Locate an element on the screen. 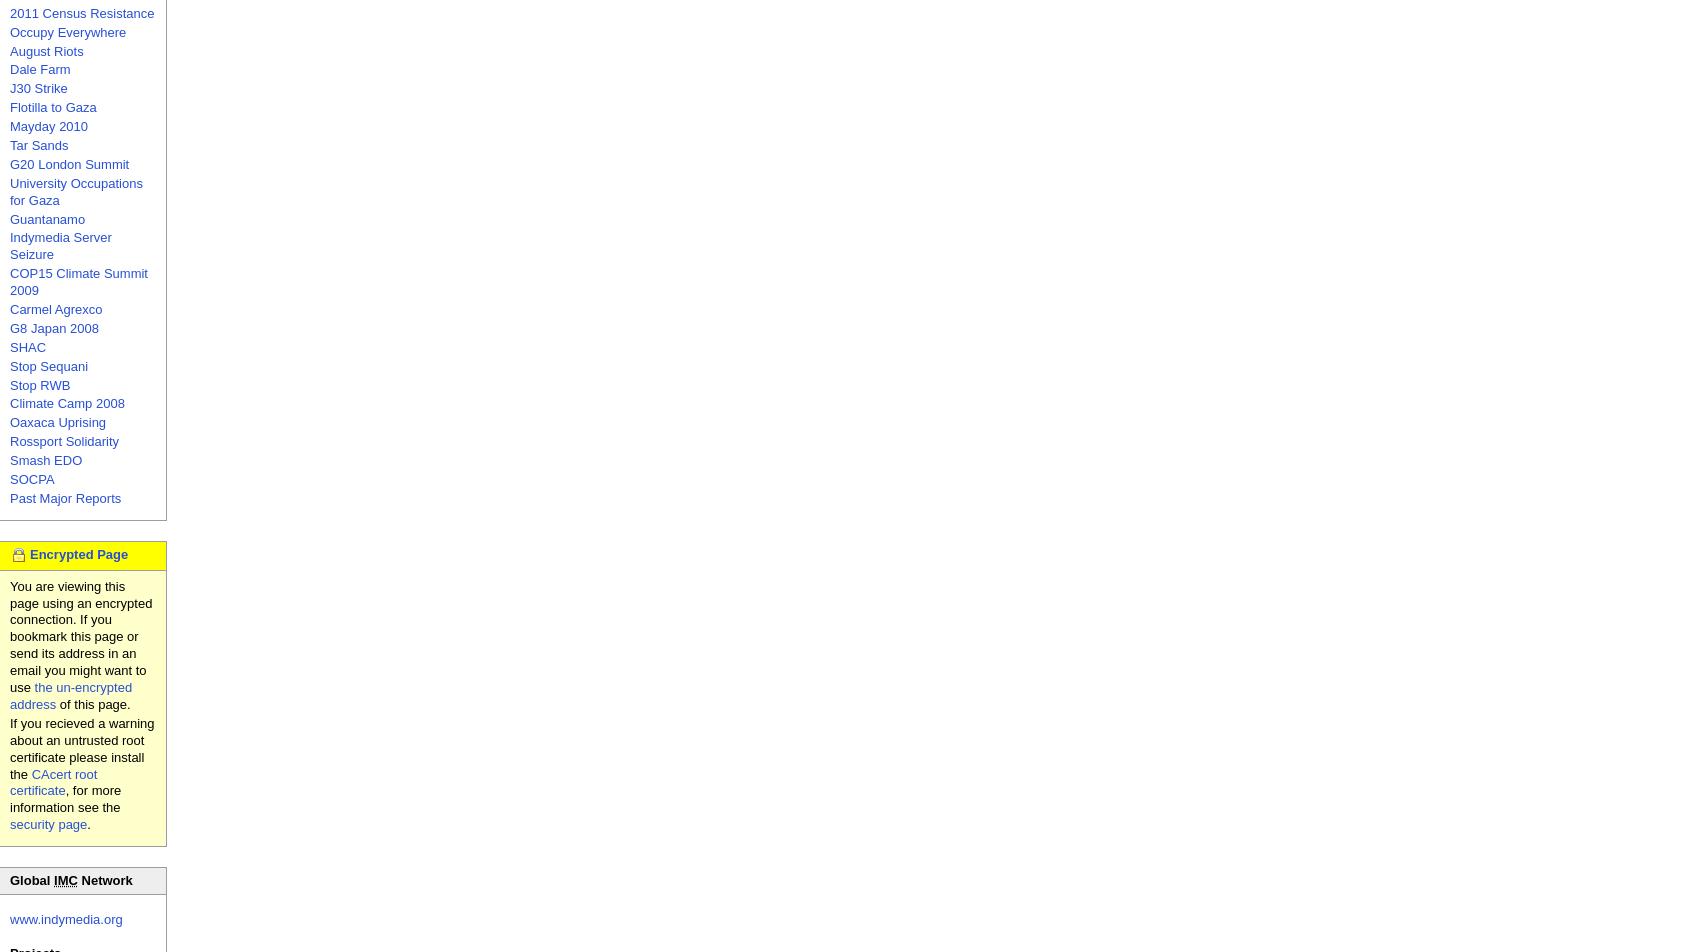  'G8 Japan 2008' is located at coordinates (53, 327).